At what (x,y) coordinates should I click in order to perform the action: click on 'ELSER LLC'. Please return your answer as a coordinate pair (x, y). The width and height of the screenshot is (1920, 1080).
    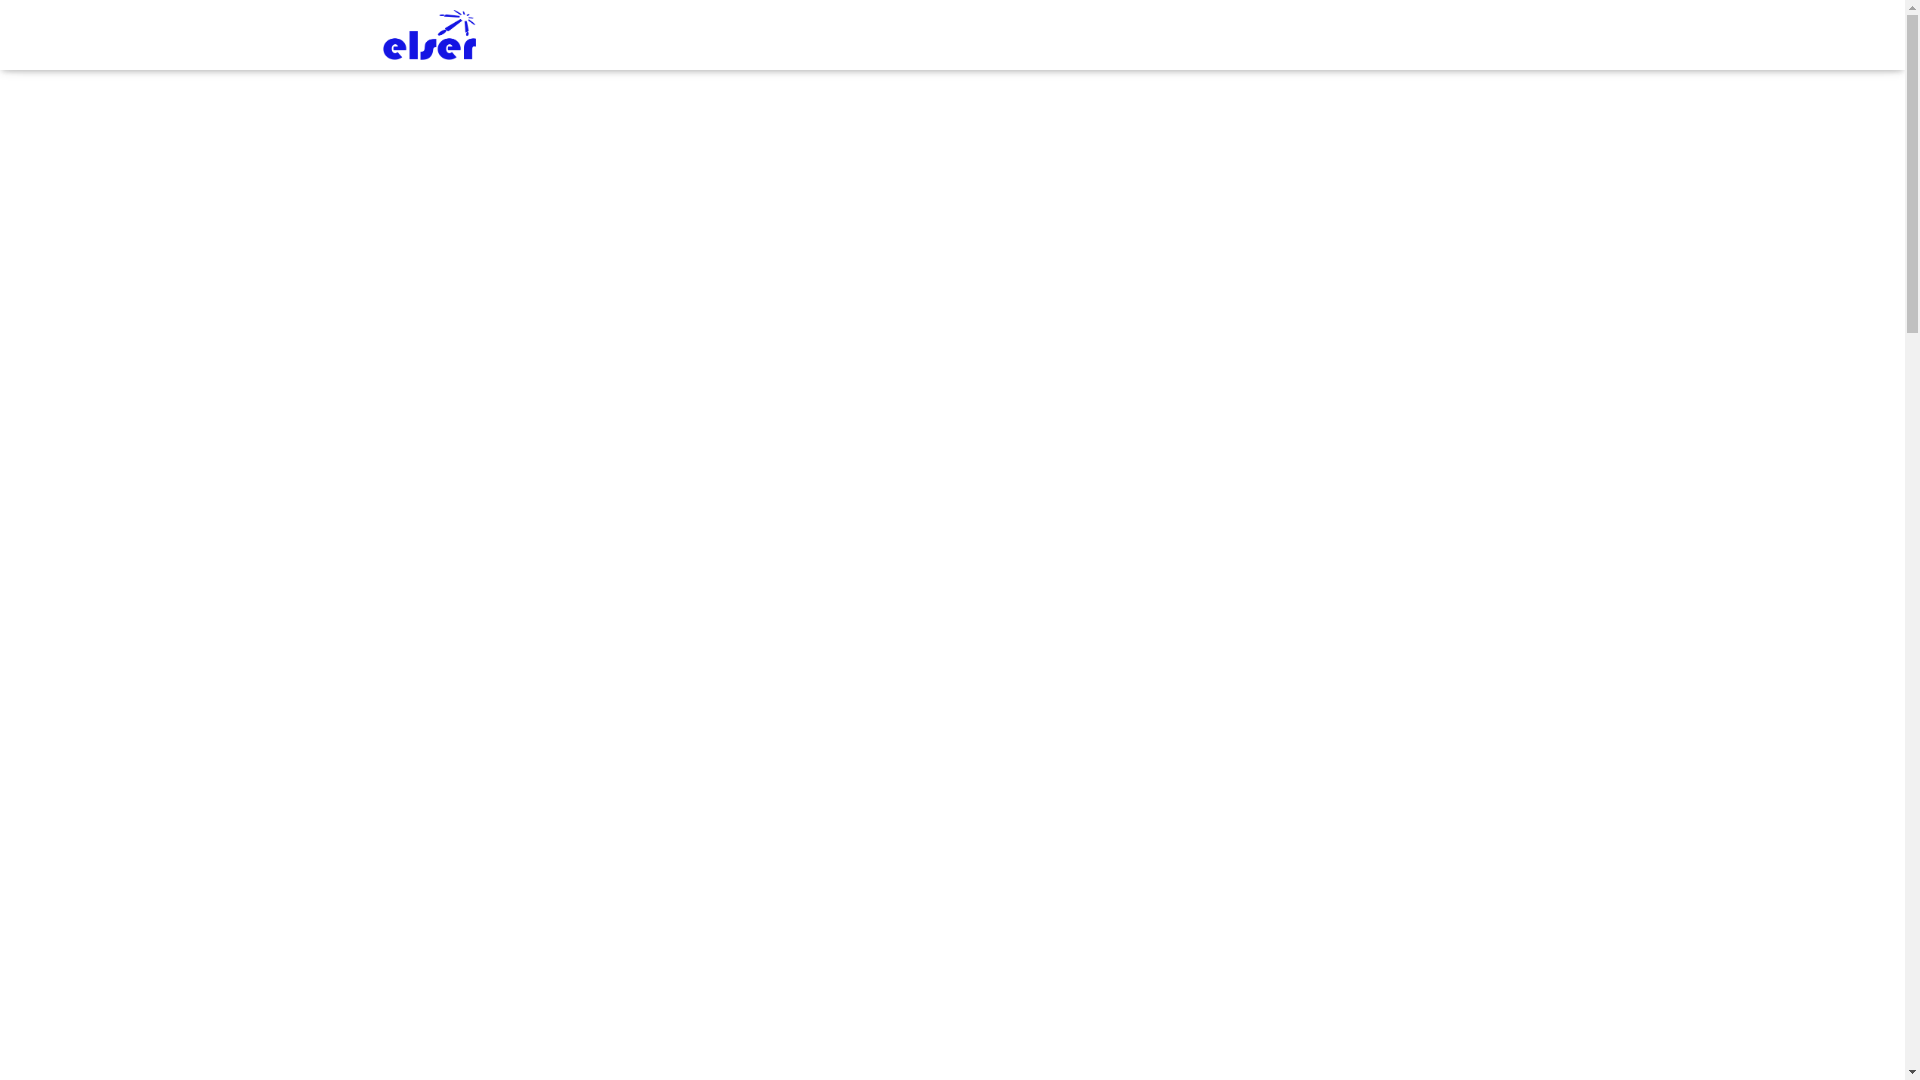
    Looking at the image, I should click on (368, 34).